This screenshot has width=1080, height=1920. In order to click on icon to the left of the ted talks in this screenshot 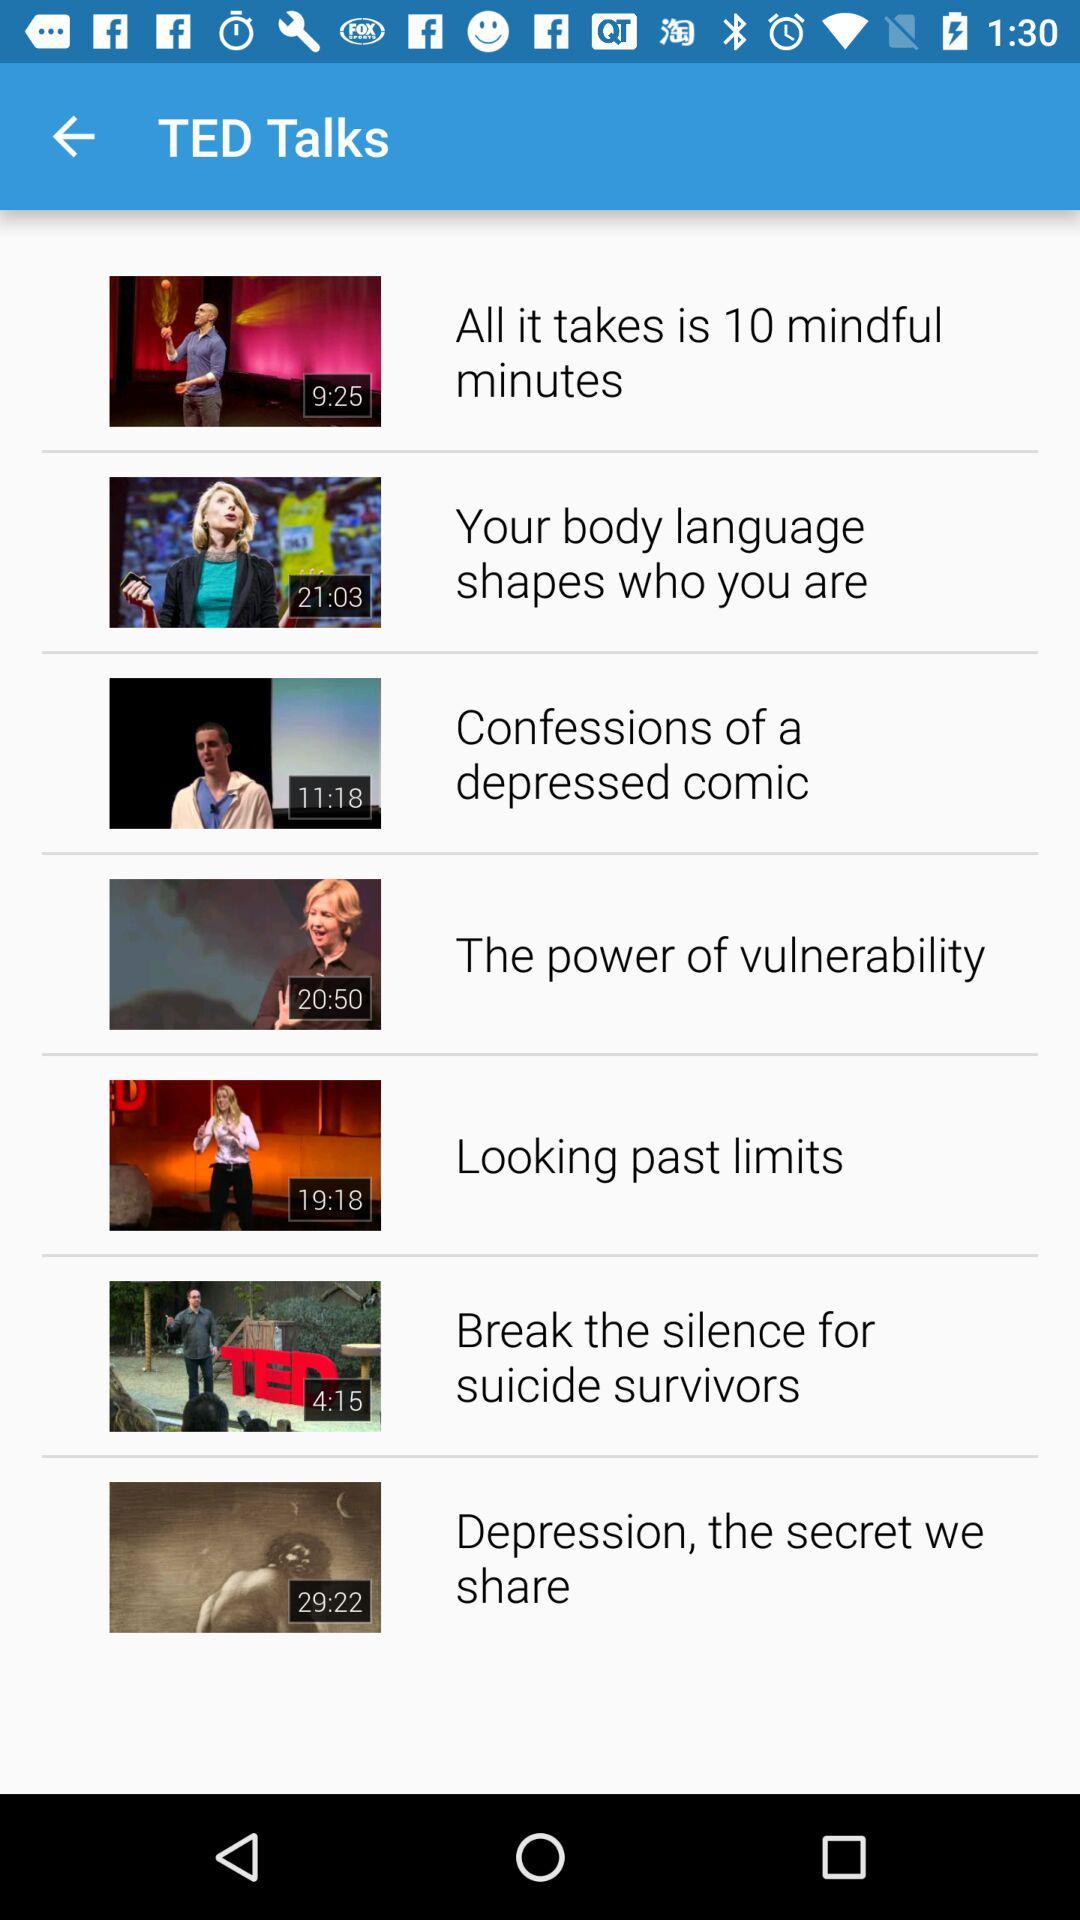, I will do `click(72, 135)`.